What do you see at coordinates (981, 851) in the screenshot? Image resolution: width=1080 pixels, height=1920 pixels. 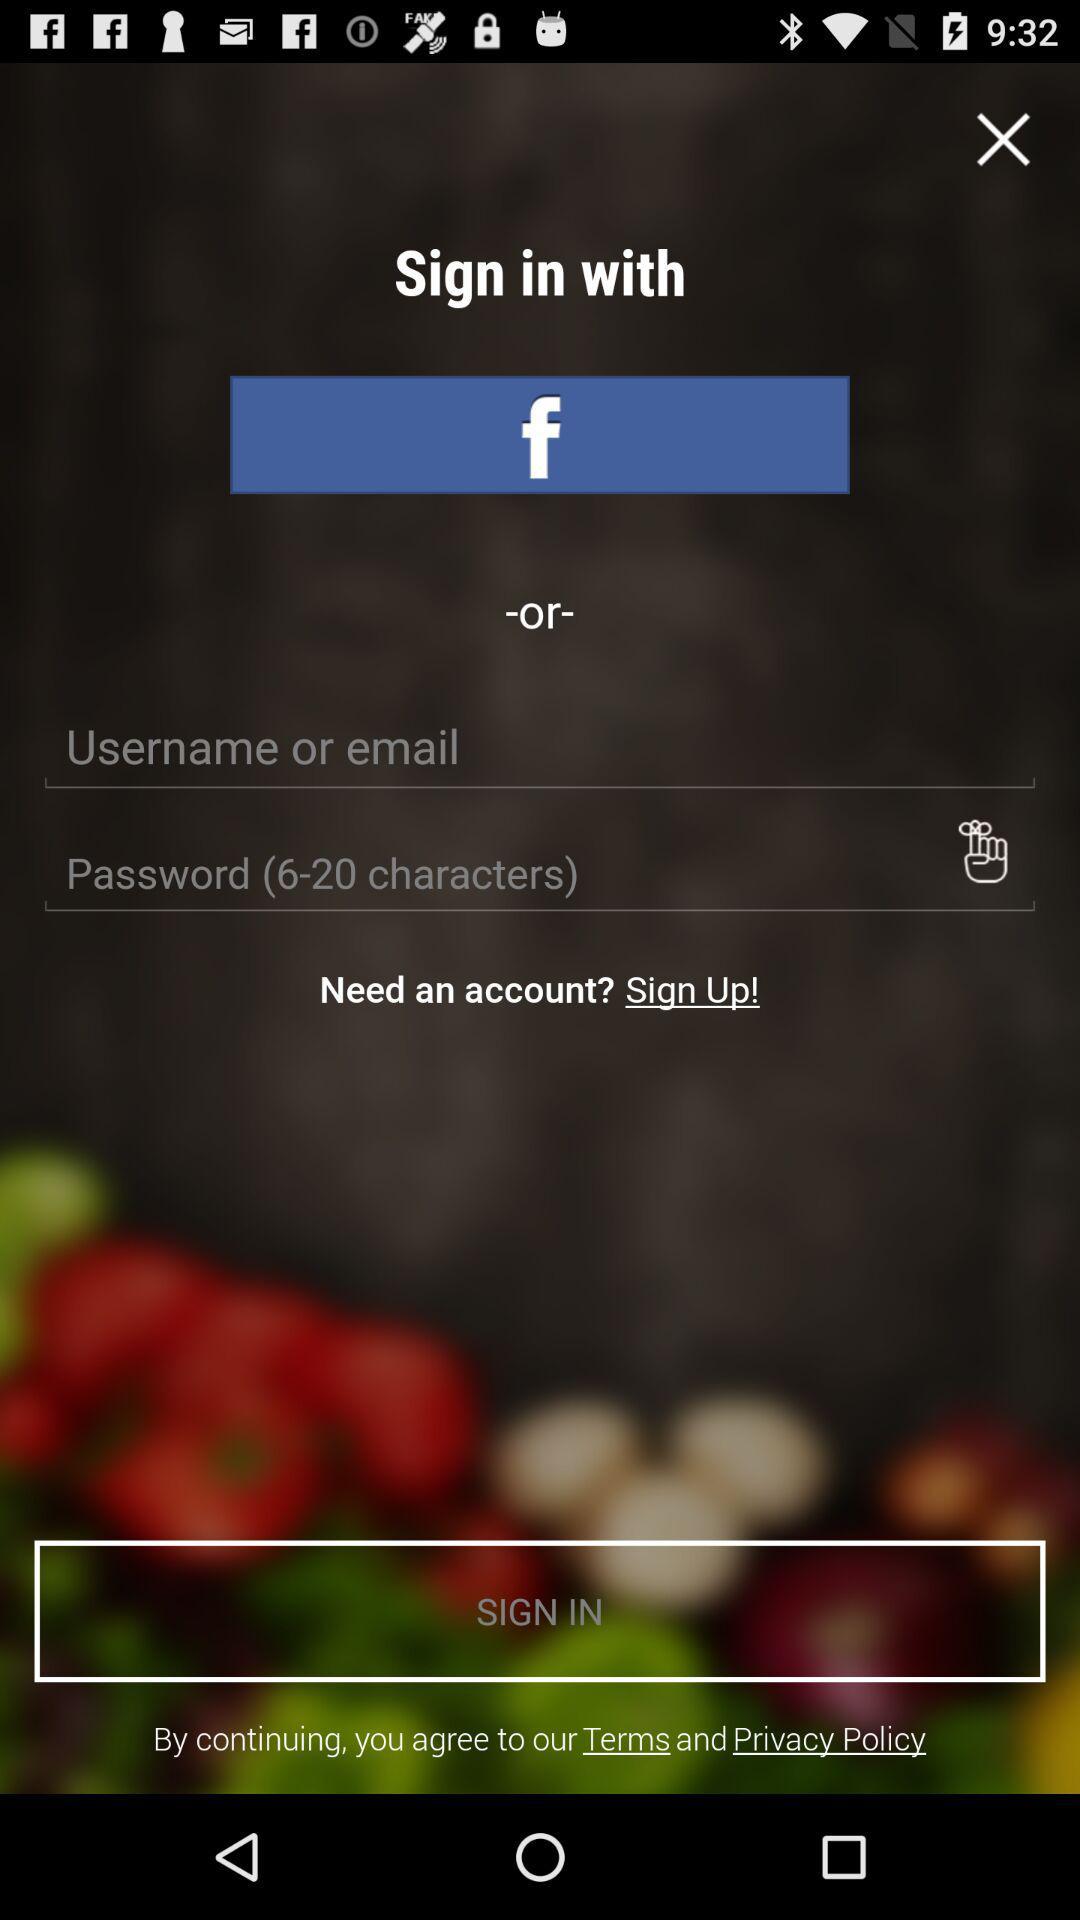 I see `password` at bounding box center [981, 851].